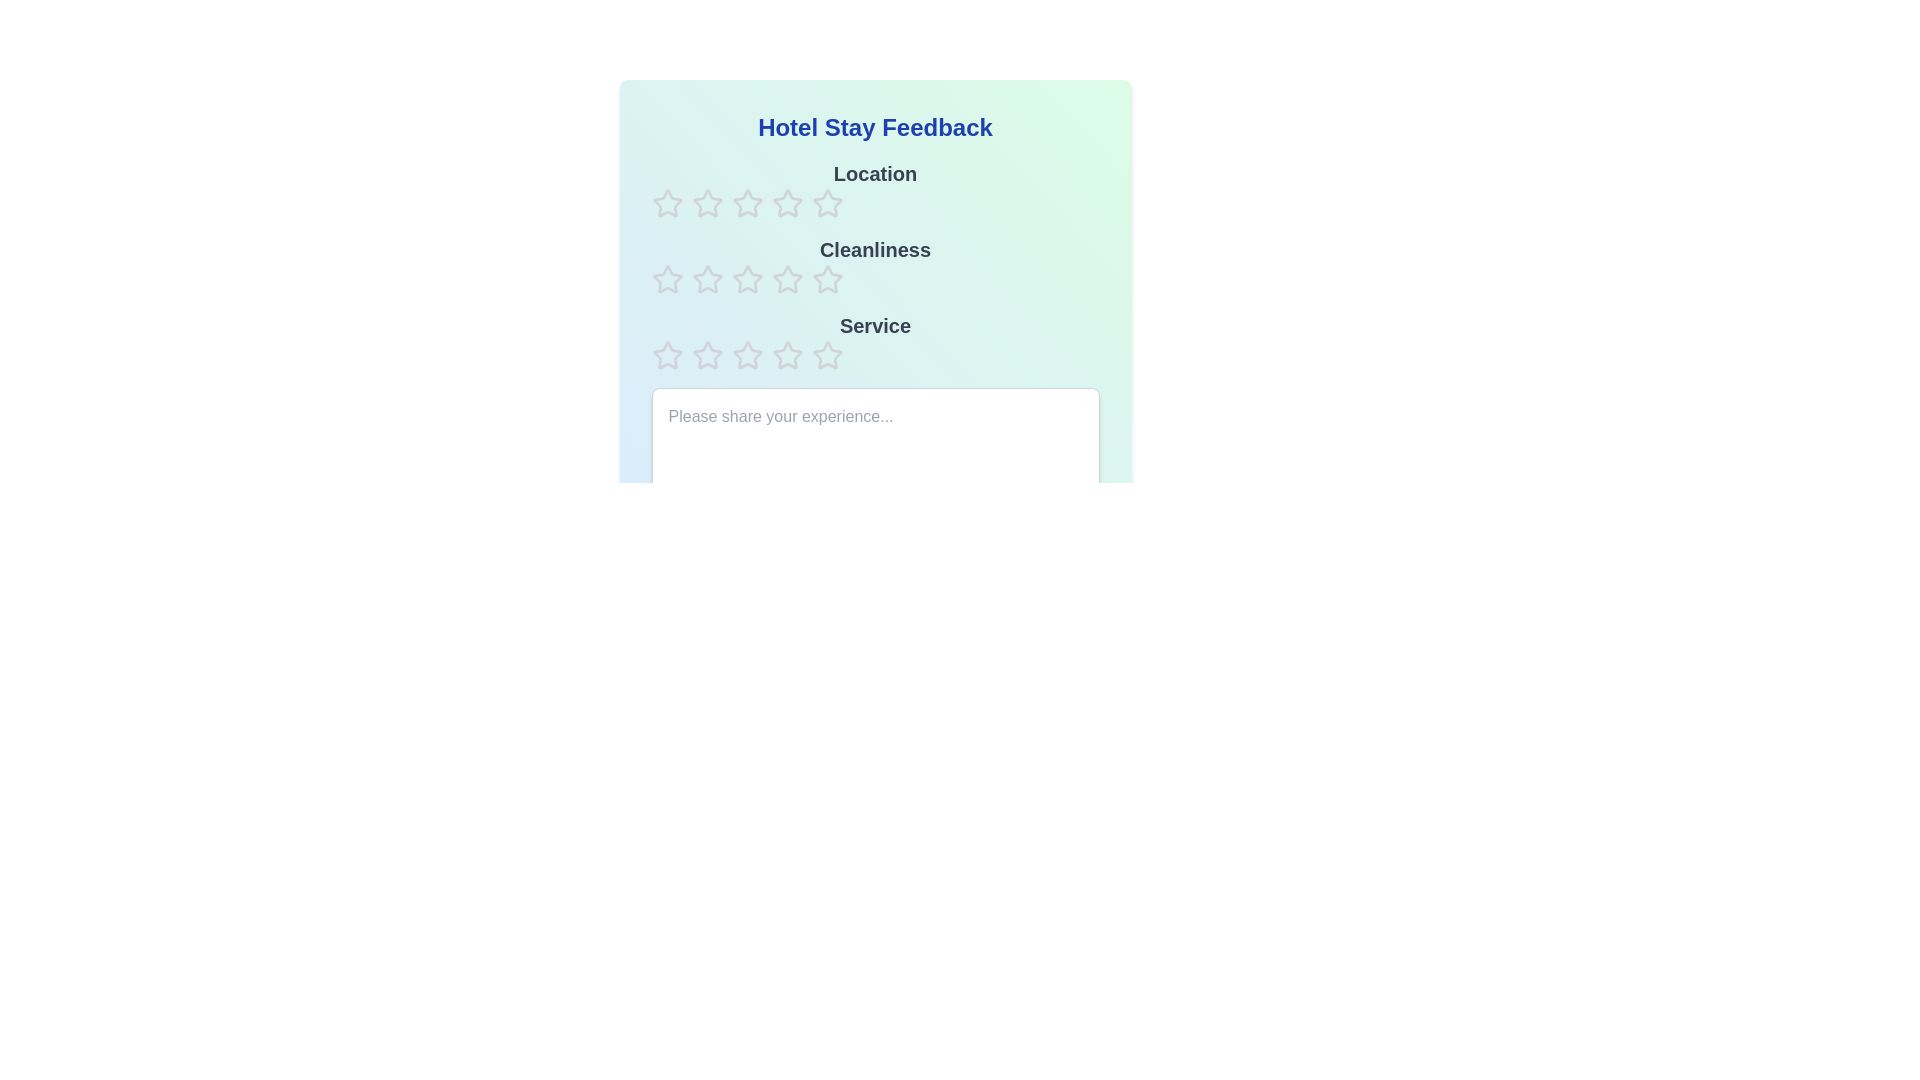  Describe the element at coordinates (786, 280) in the screenshot. I see `the fifth clickable star in the cleanliness rating row within the feedback section` at that location.